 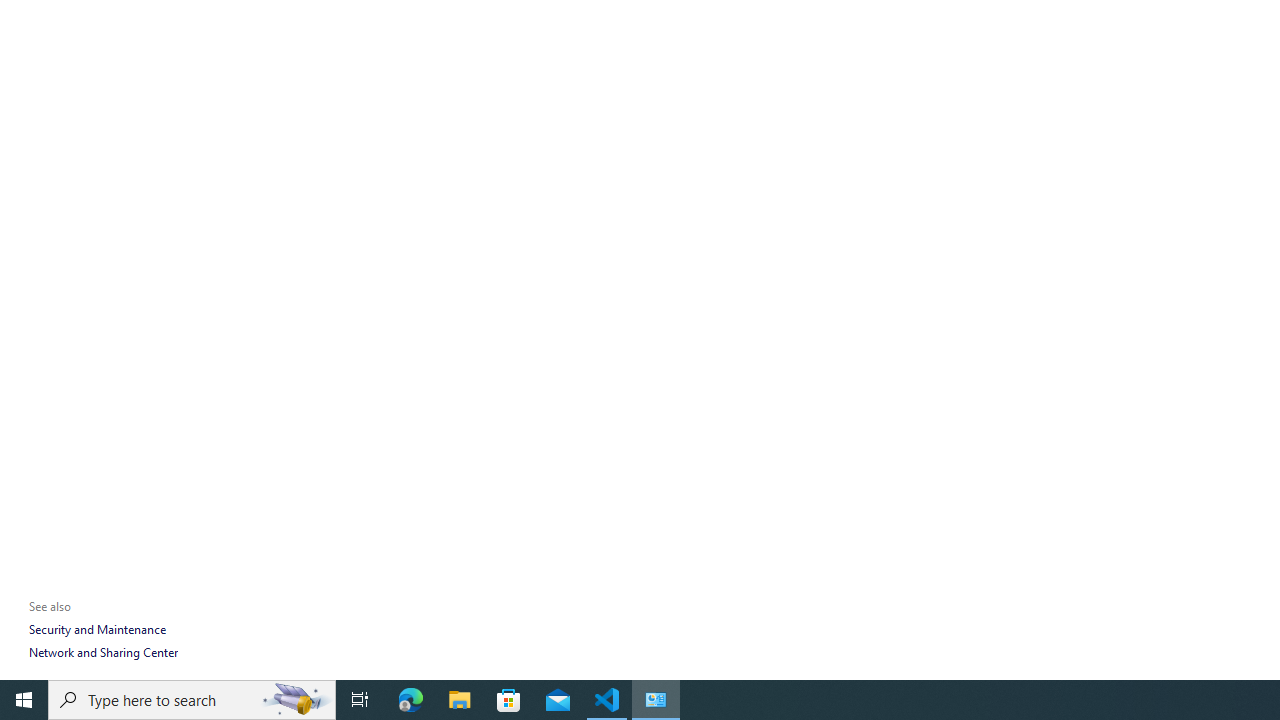 I want to click on 'Visual Studio Code - 1 running window', so click(x=606, y=698).